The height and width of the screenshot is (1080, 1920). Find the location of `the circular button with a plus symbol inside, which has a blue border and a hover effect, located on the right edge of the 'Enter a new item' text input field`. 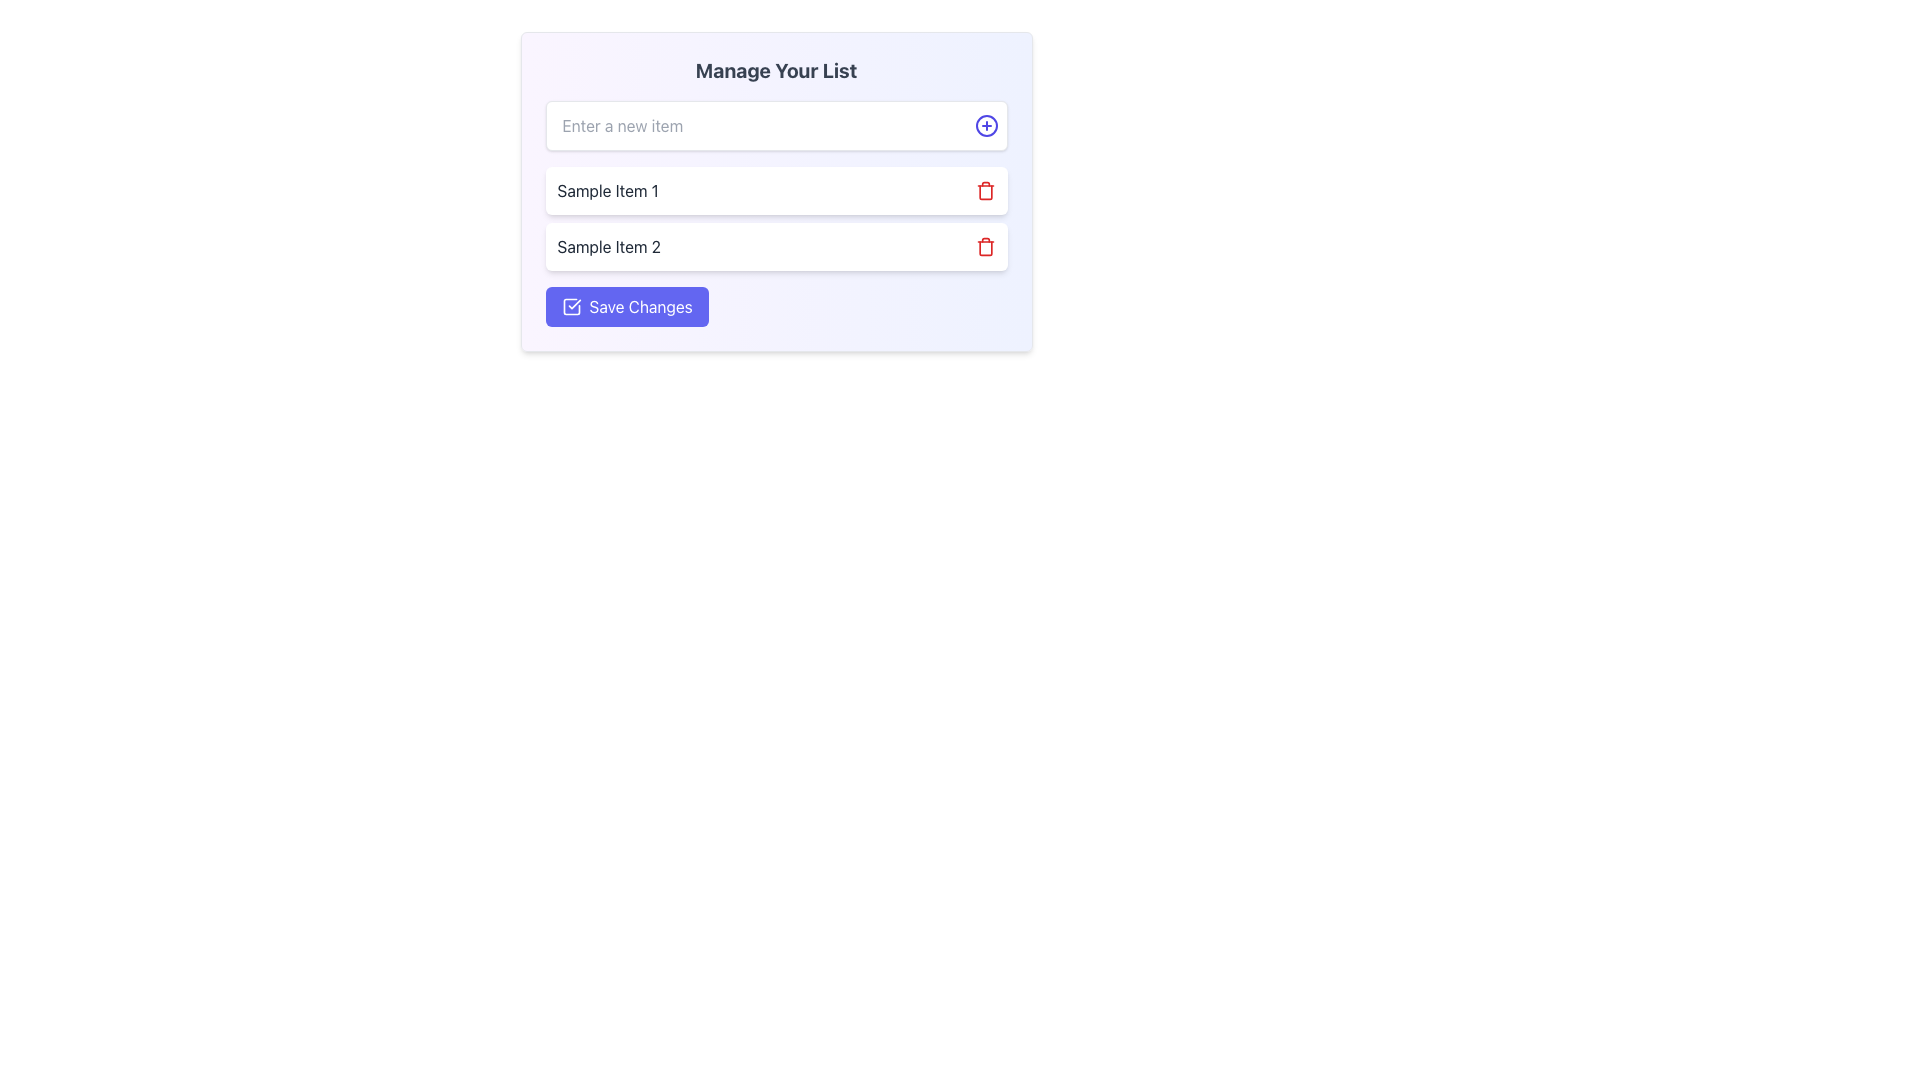

the circular button with a plus symbol inside, which has a blue border and a hover effect, located on the right edge of the 'Enter a new item' text input field is located at coordinates (986, 126).